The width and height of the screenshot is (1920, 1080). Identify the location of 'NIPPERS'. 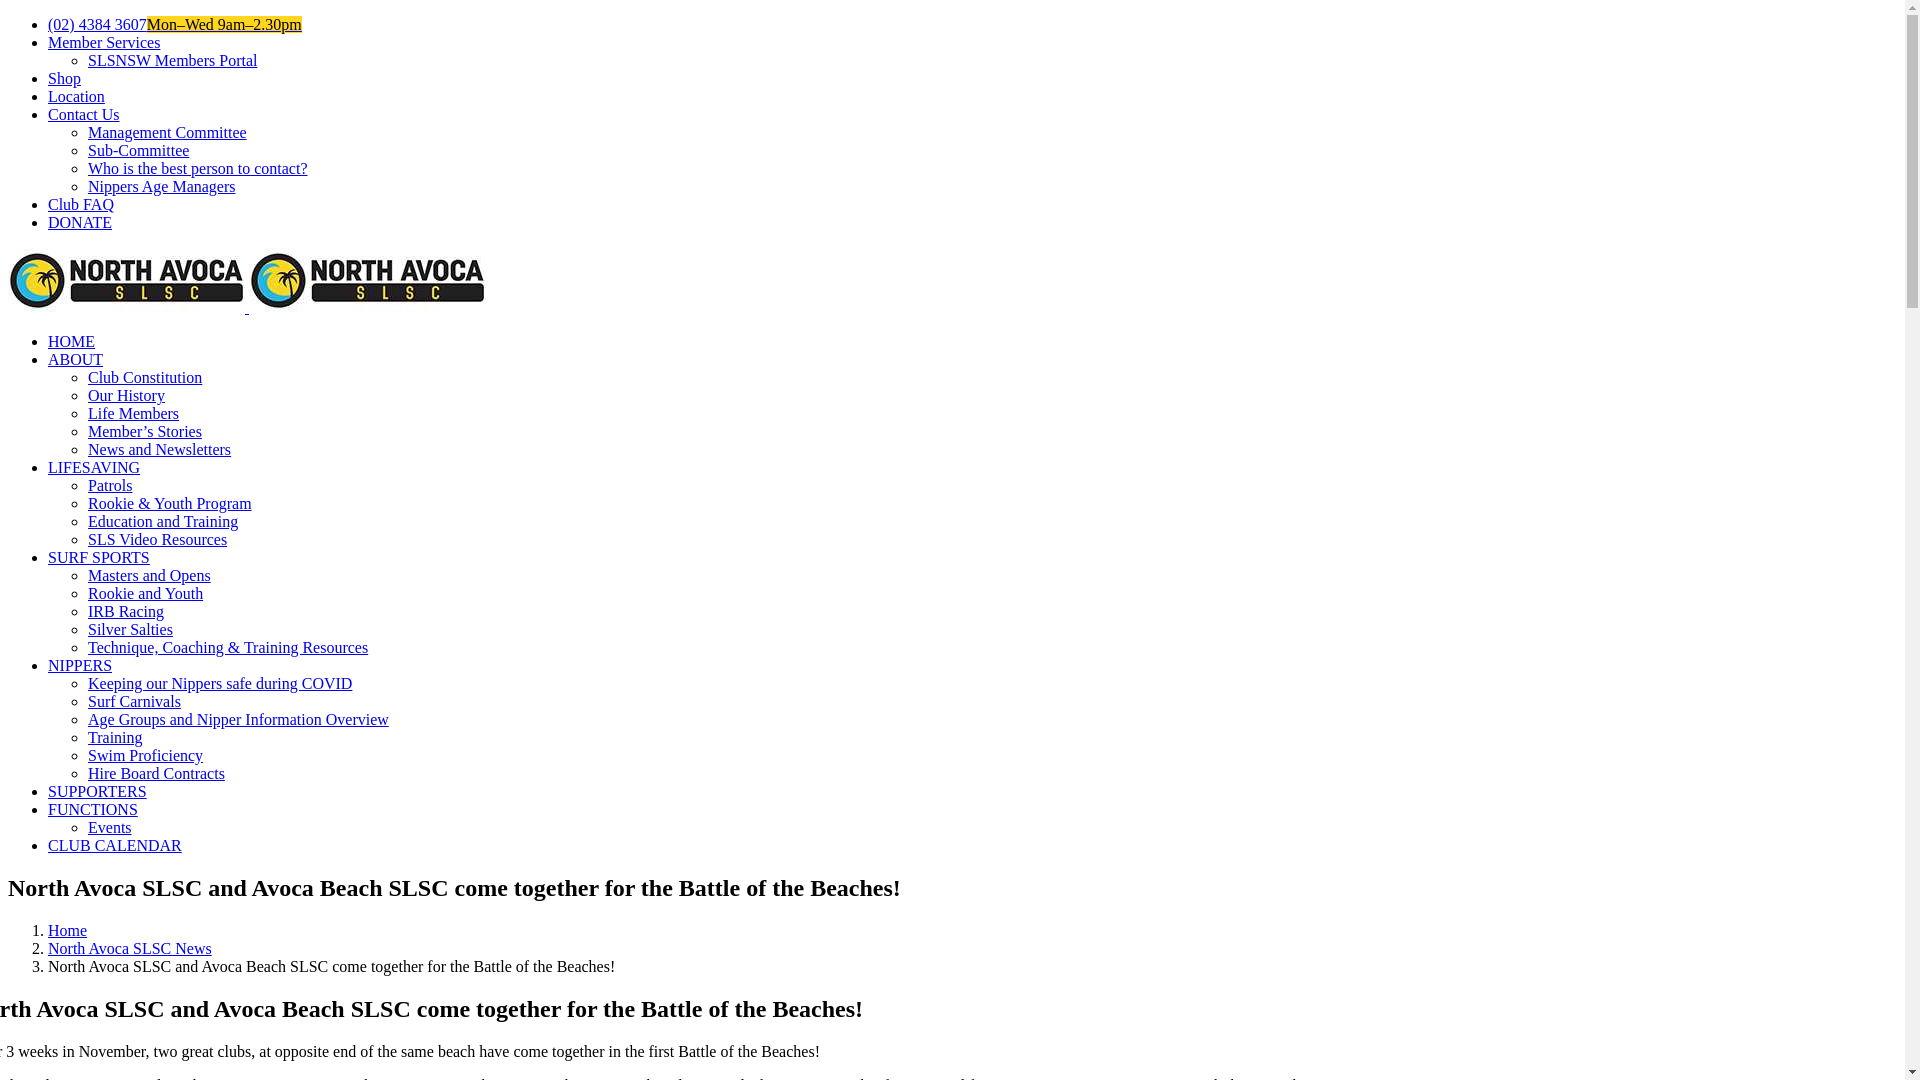
(80, 665).